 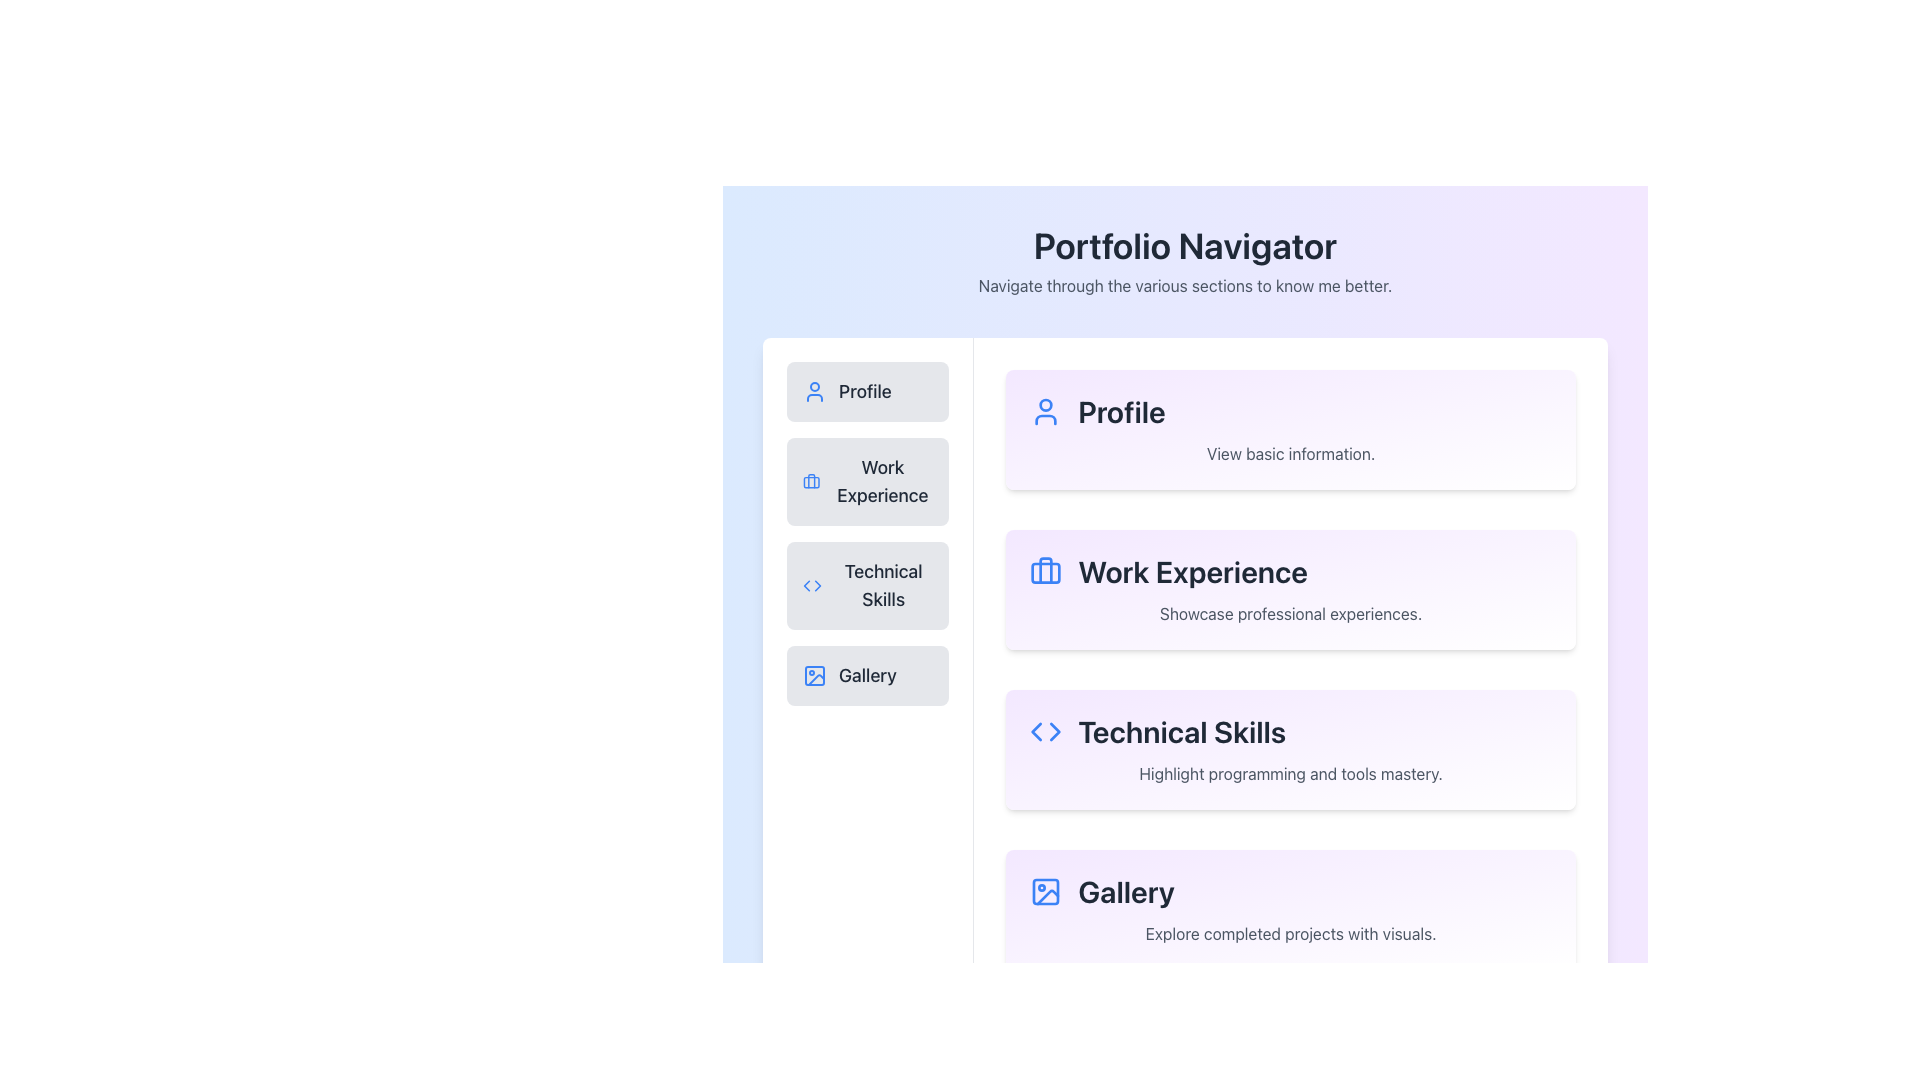 I want to click on the gallery icon located to the left of the 'Gallery' text in the interface, so click(x=1045, y=890).